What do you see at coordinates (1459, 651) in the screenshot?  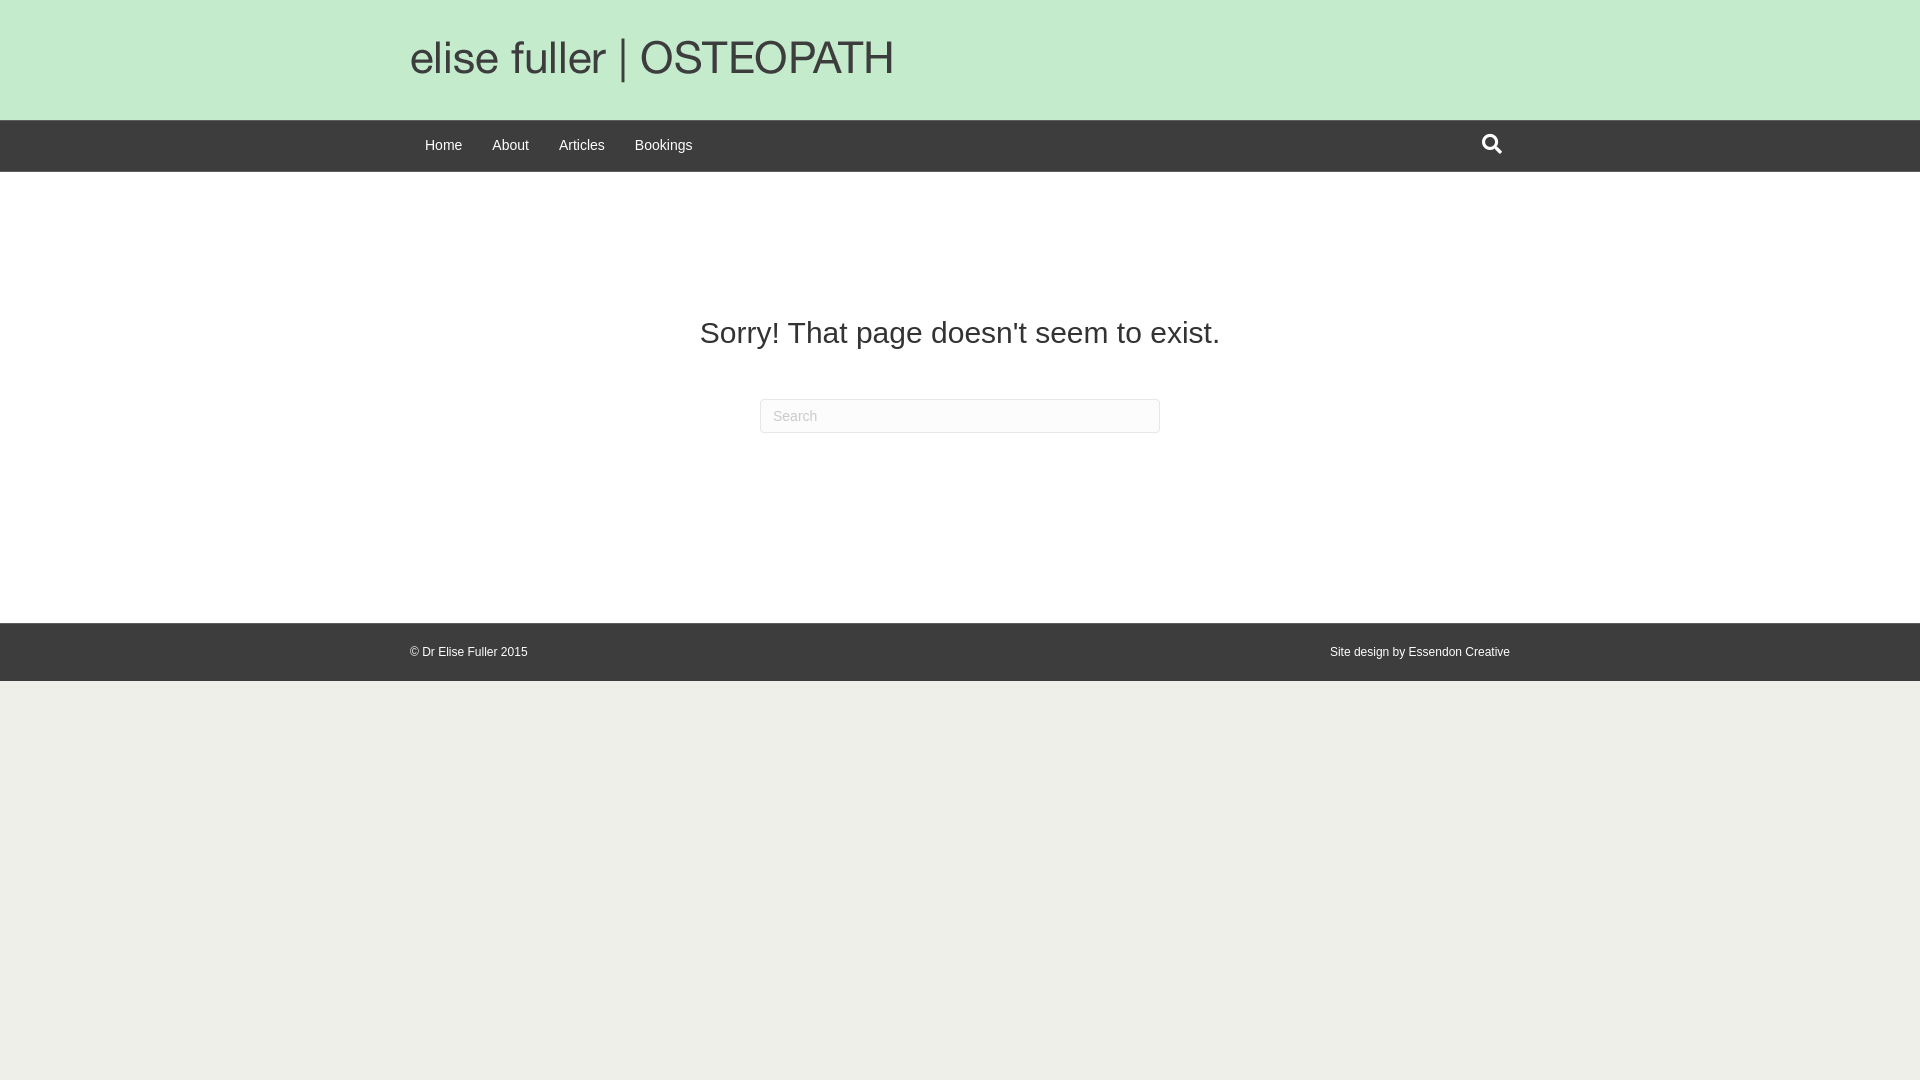 I see `'Essendon Creative'` at bounding box center [1459, 651].